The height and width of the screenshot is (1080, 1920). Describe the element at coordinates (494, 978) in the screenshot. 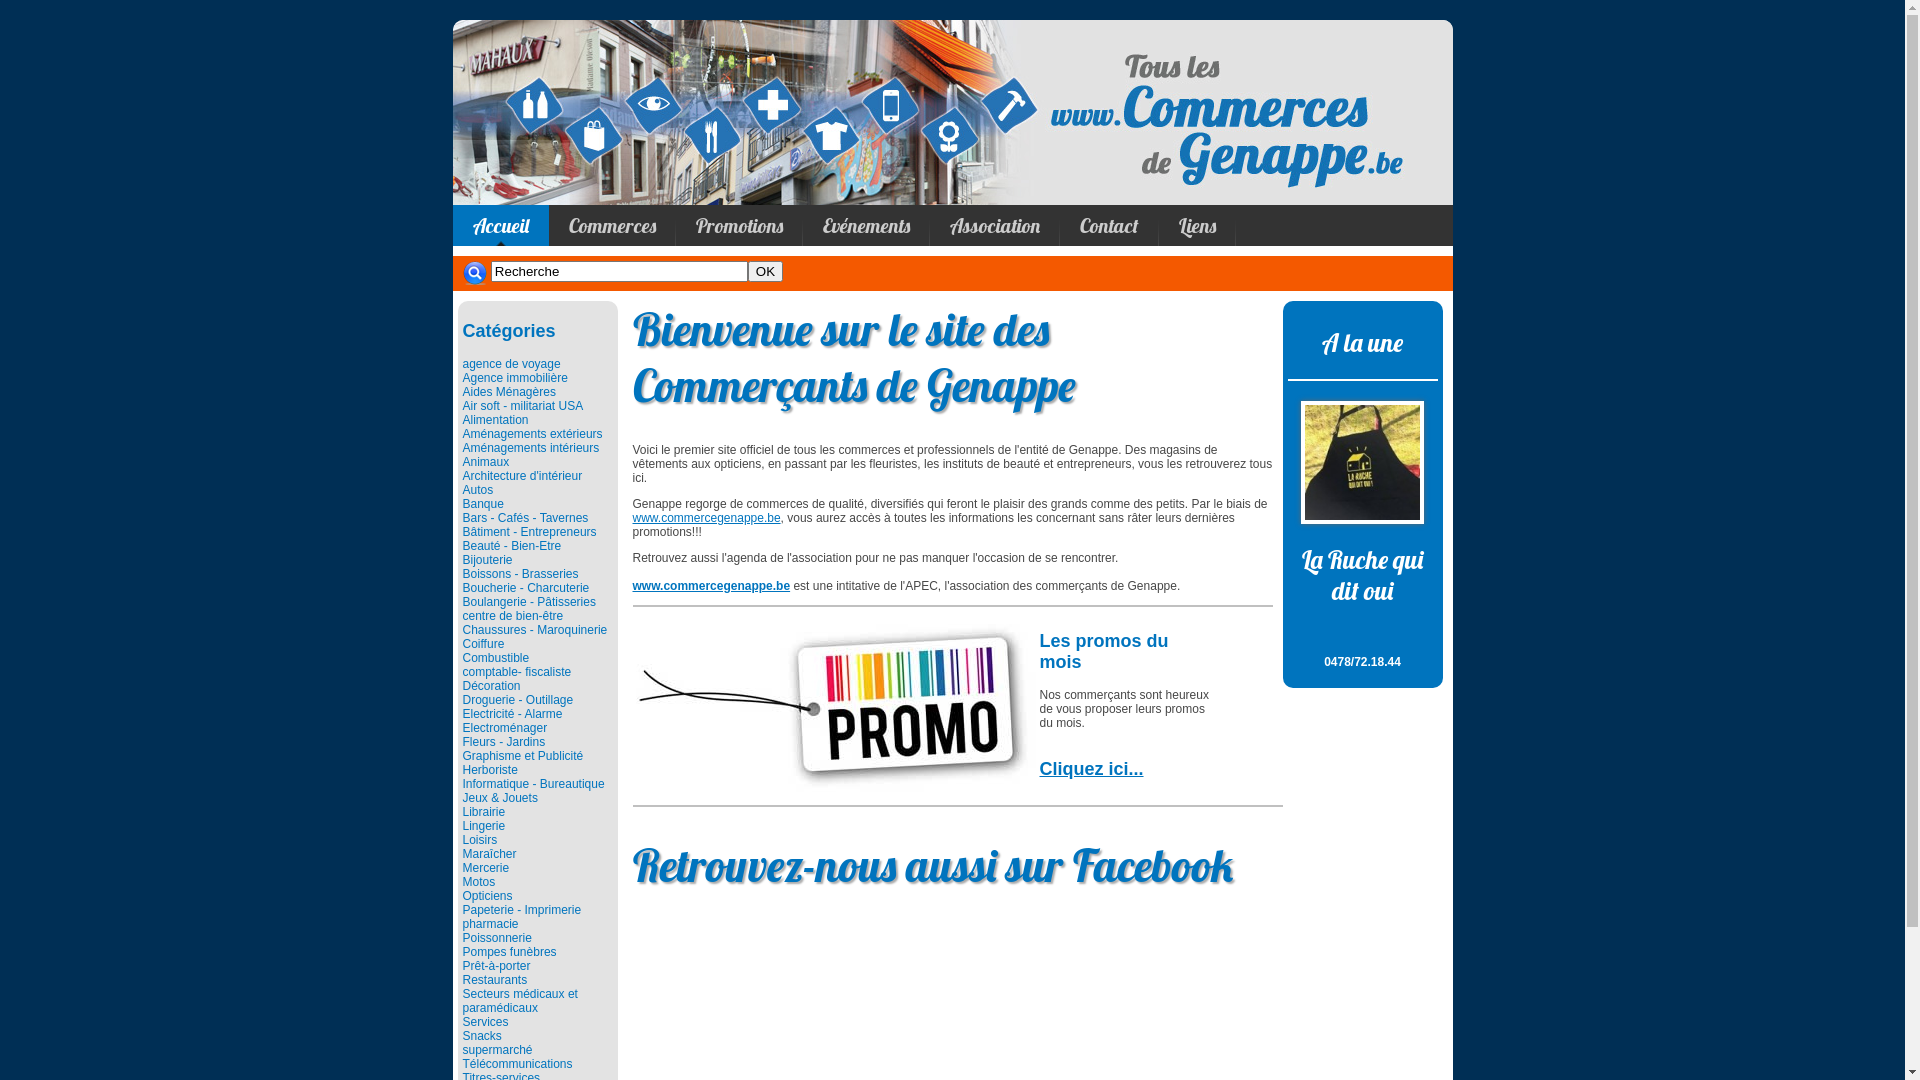

I see `'Restaurants'` at that location.